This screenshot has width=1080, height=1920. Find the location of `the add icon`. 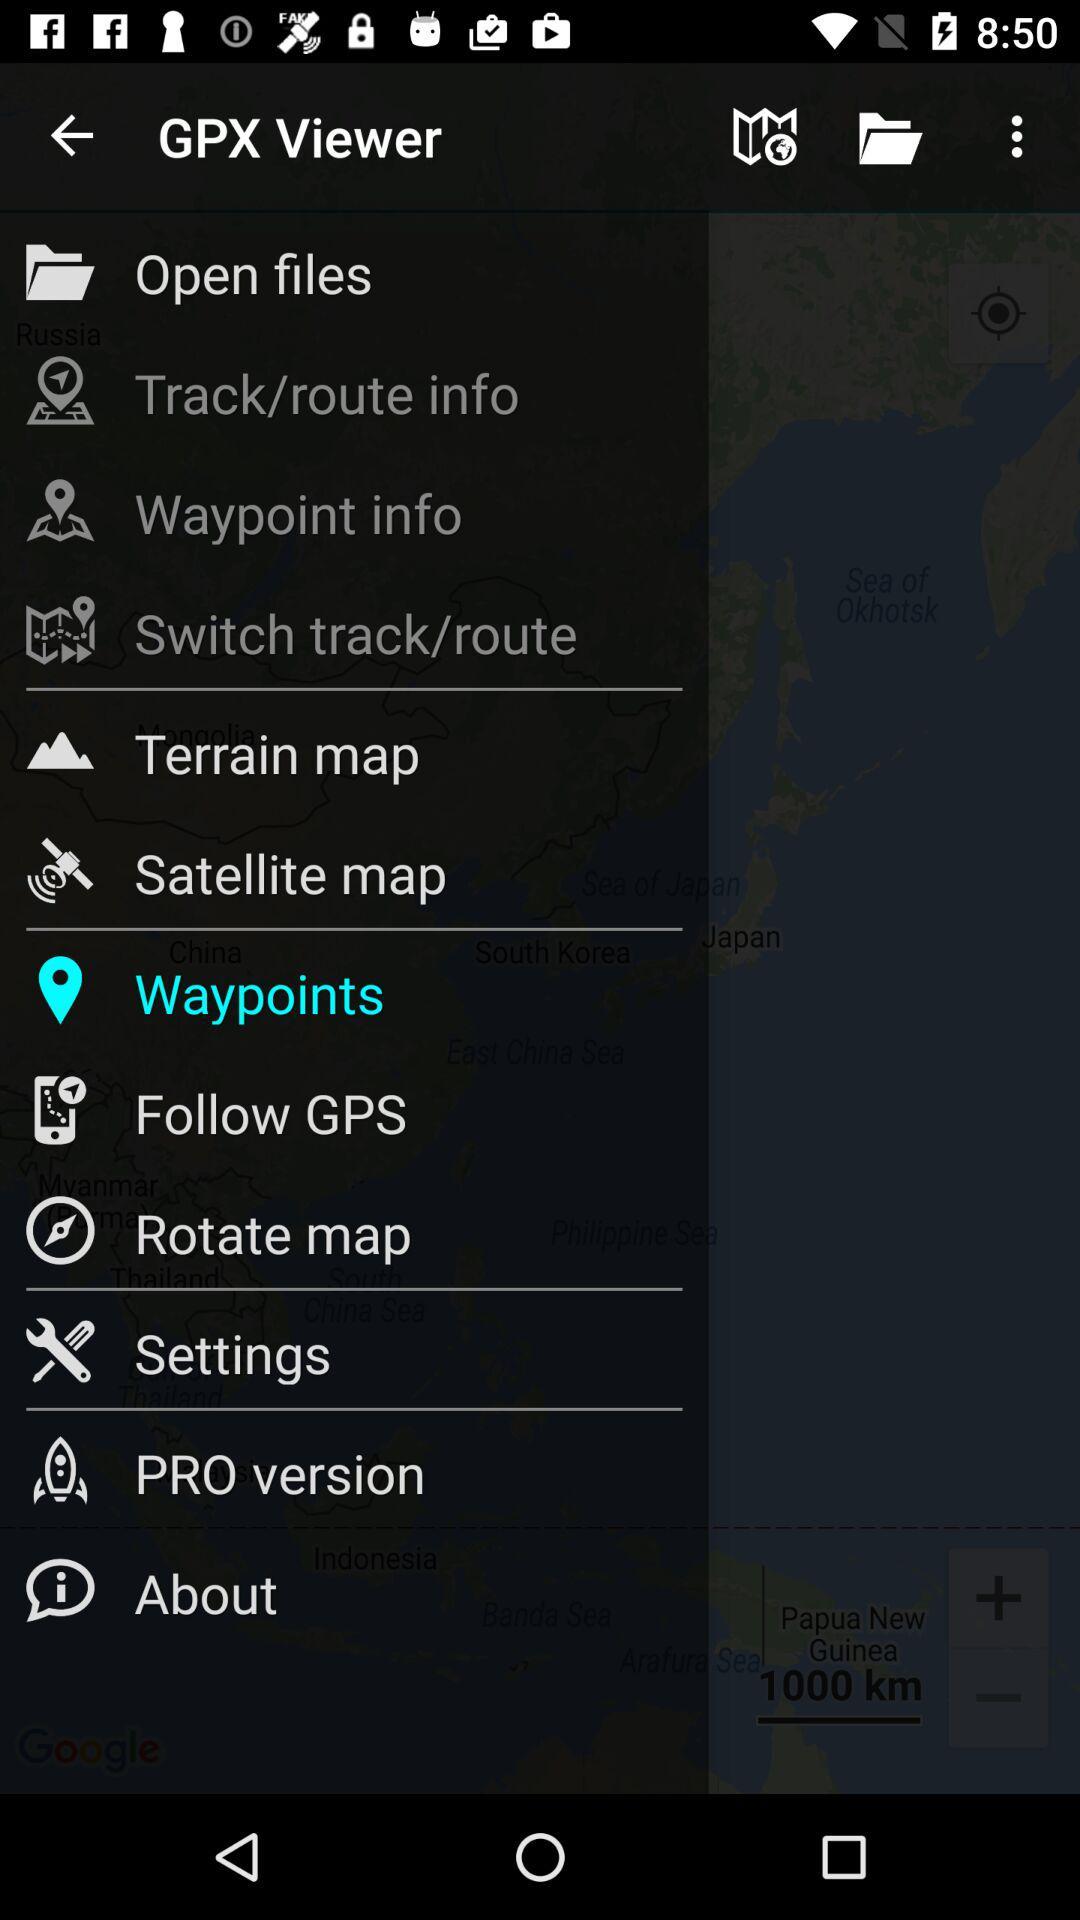

the add icon is located at coordinates (998, 1595).